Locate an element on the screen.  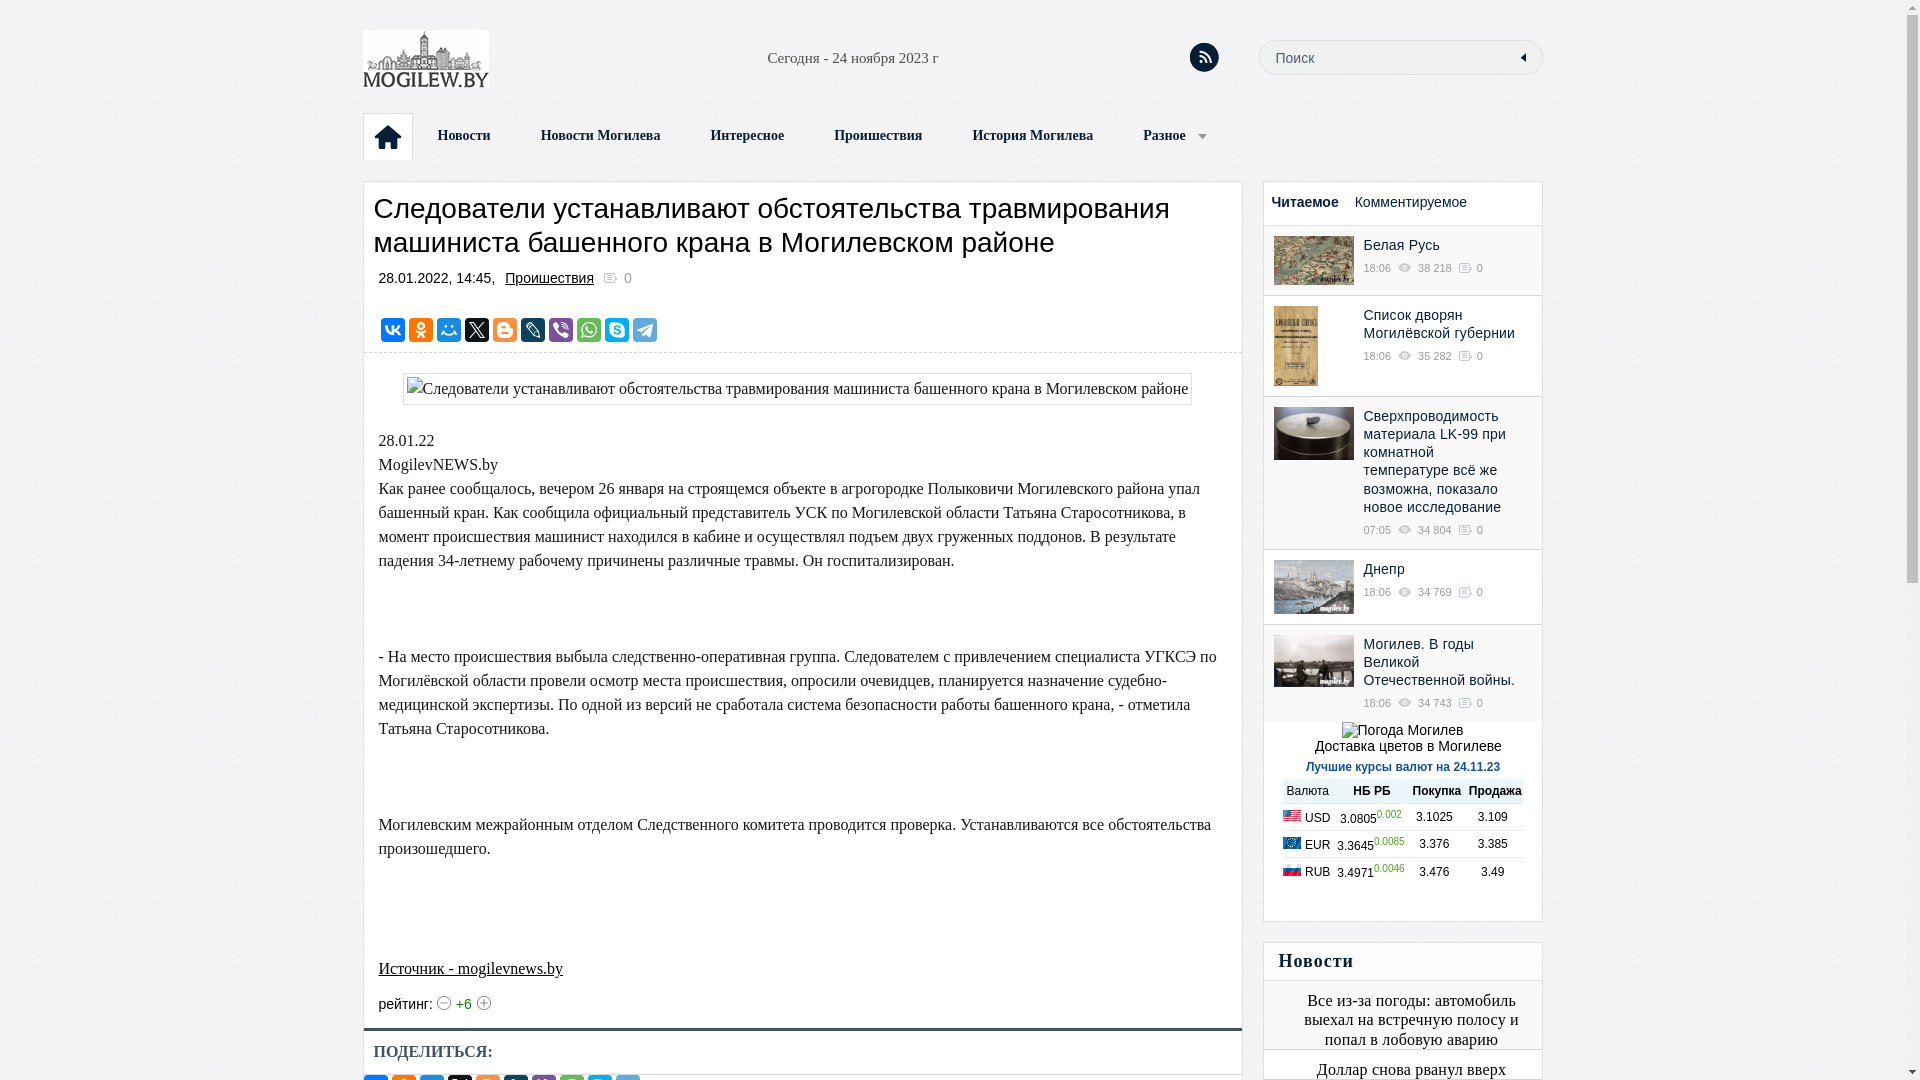
'Blogger' is located at coordinates (504, 329).